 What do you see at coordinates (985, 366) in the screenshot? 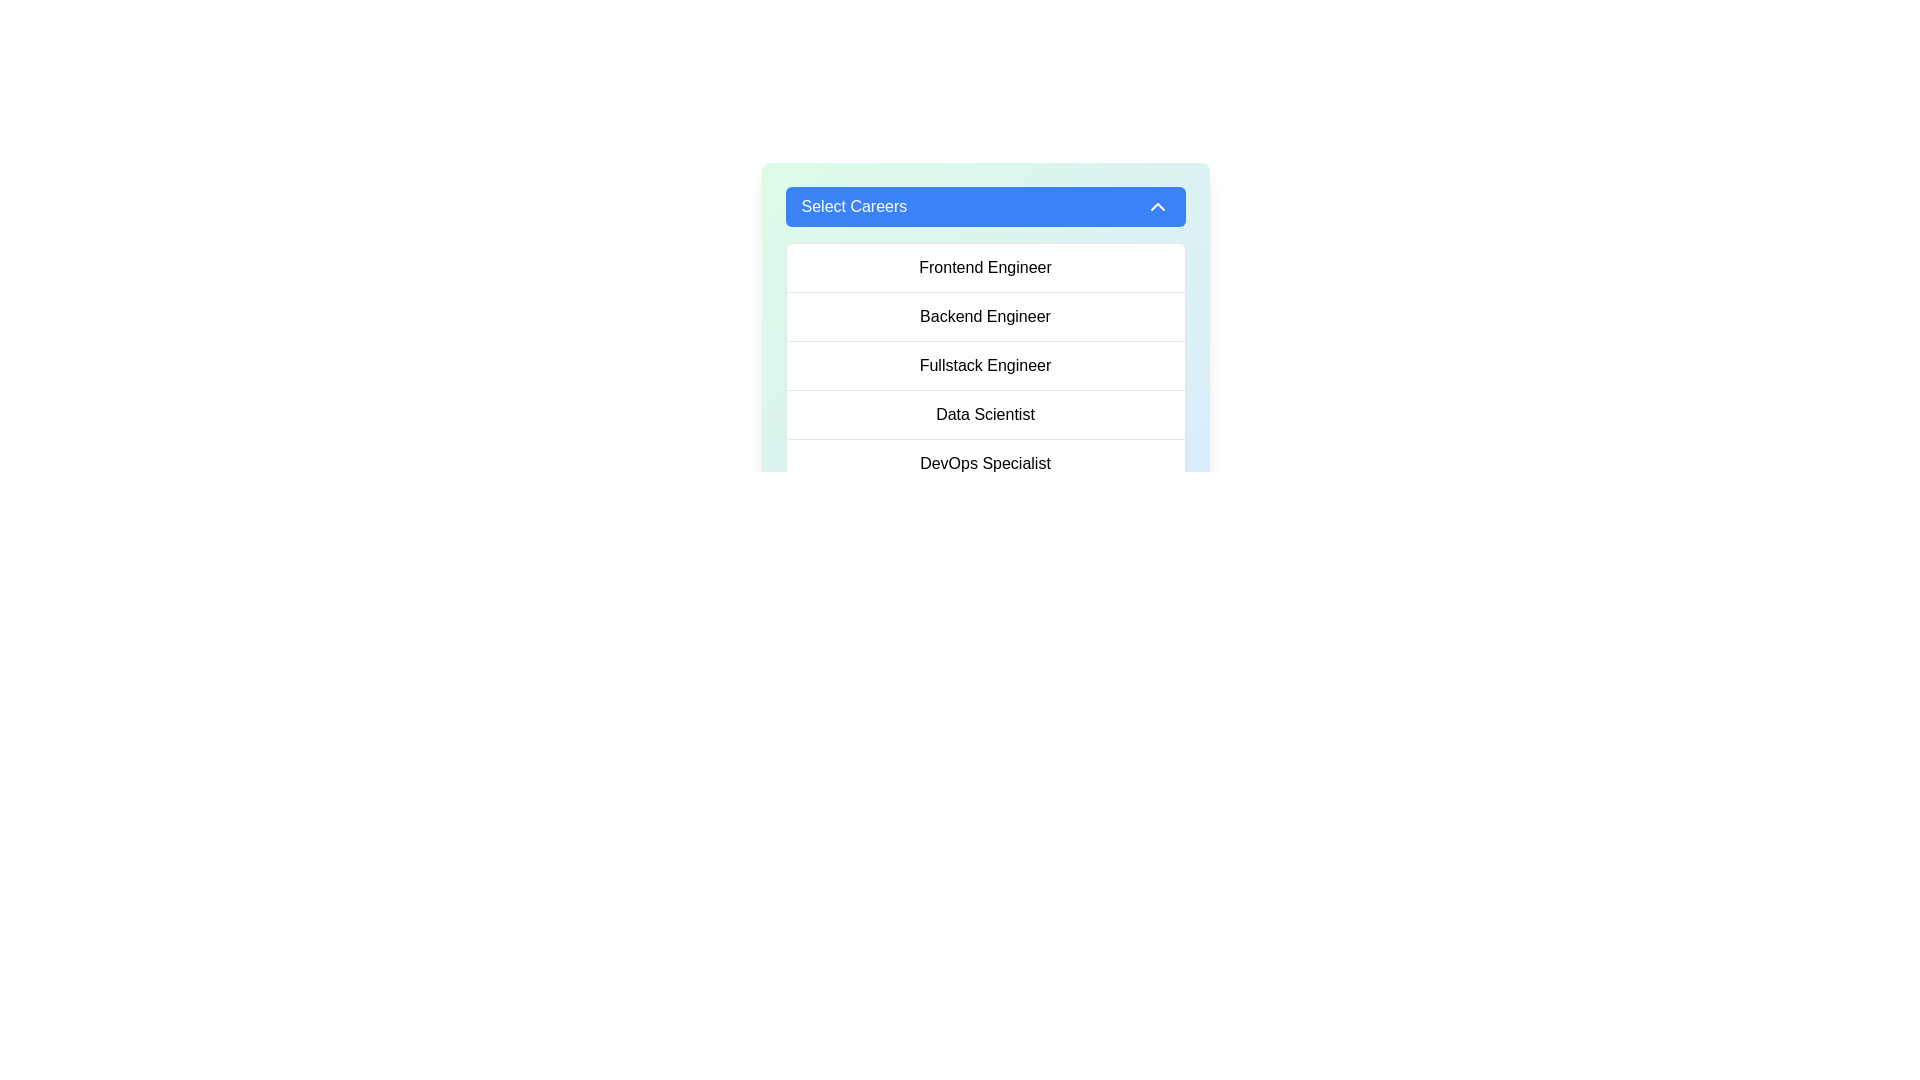
I see `the selectable list item displaying 'Fullstack Engineer'` at bounding box center [985, 366].